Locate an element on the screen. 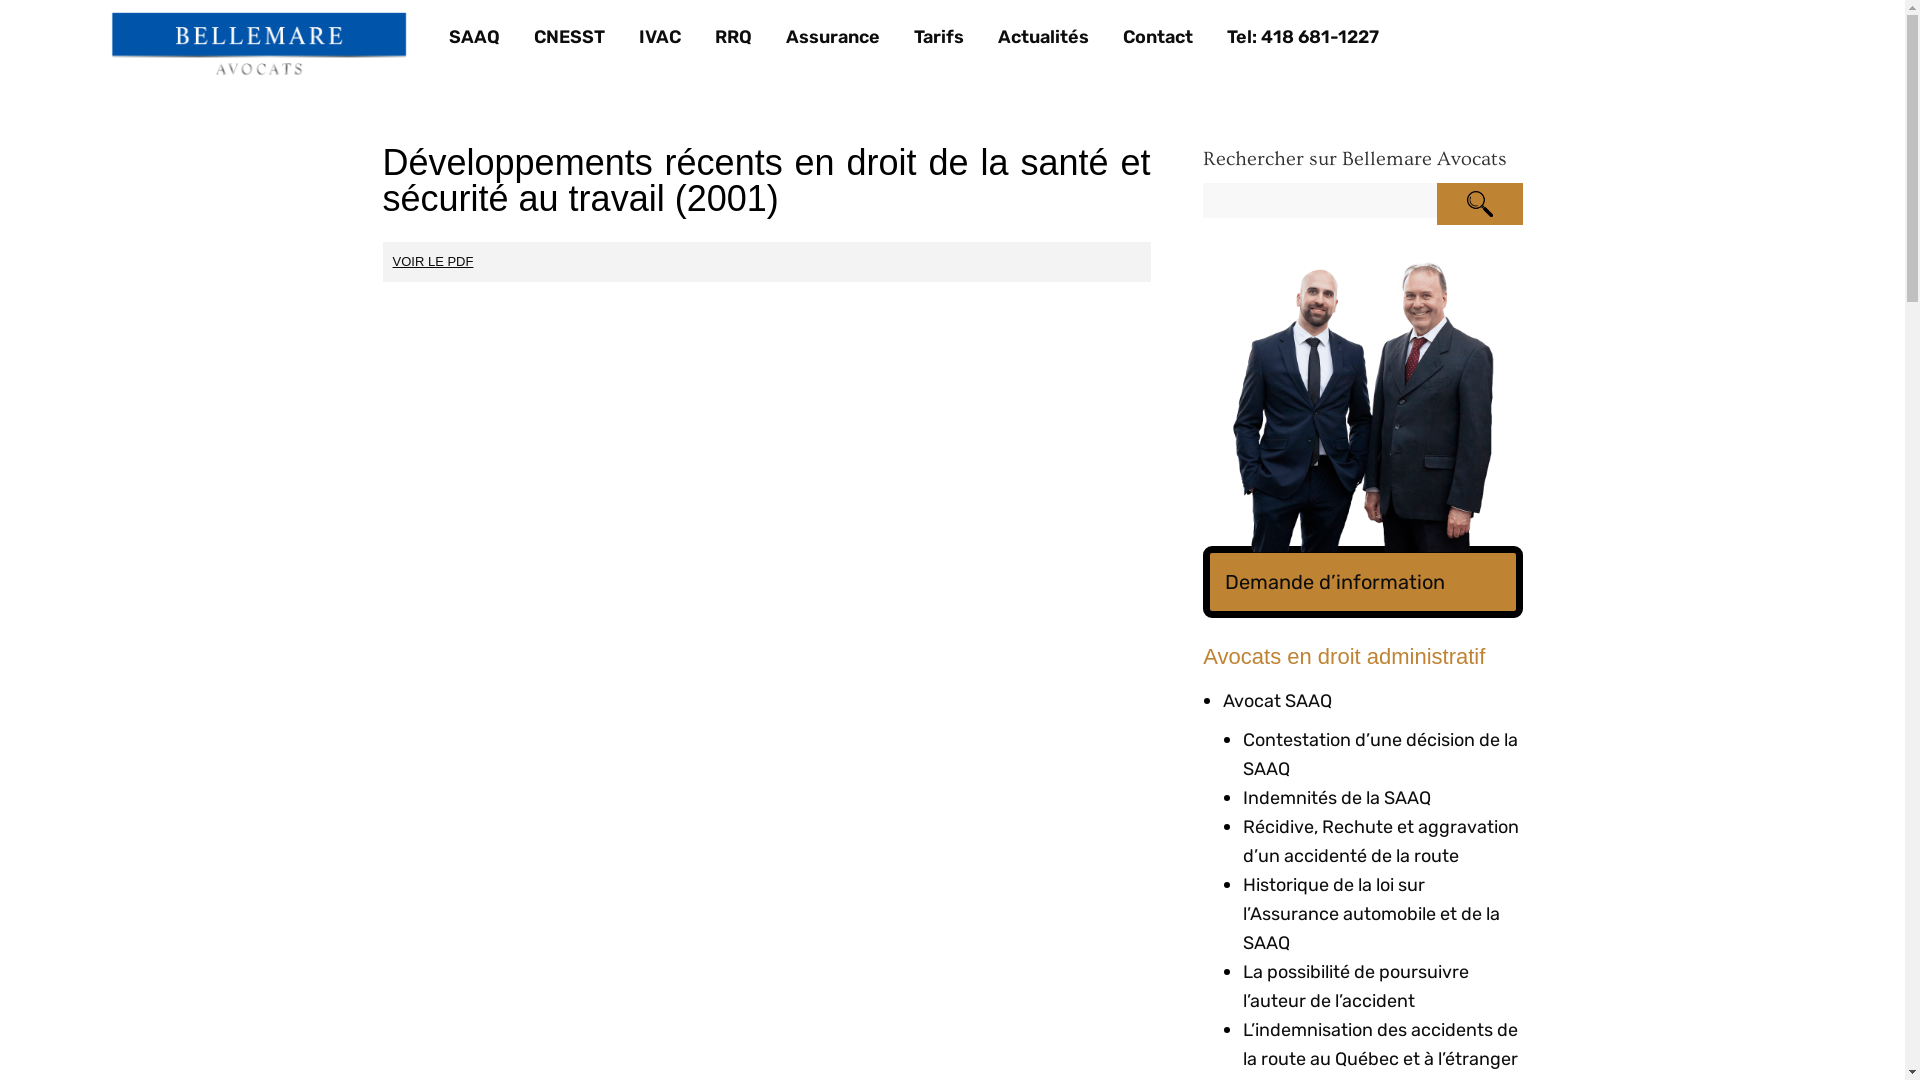 Image resolution: width=1920 pixels, height=1080 pixels. 'Contact' is located at coordinates (1157, 37).